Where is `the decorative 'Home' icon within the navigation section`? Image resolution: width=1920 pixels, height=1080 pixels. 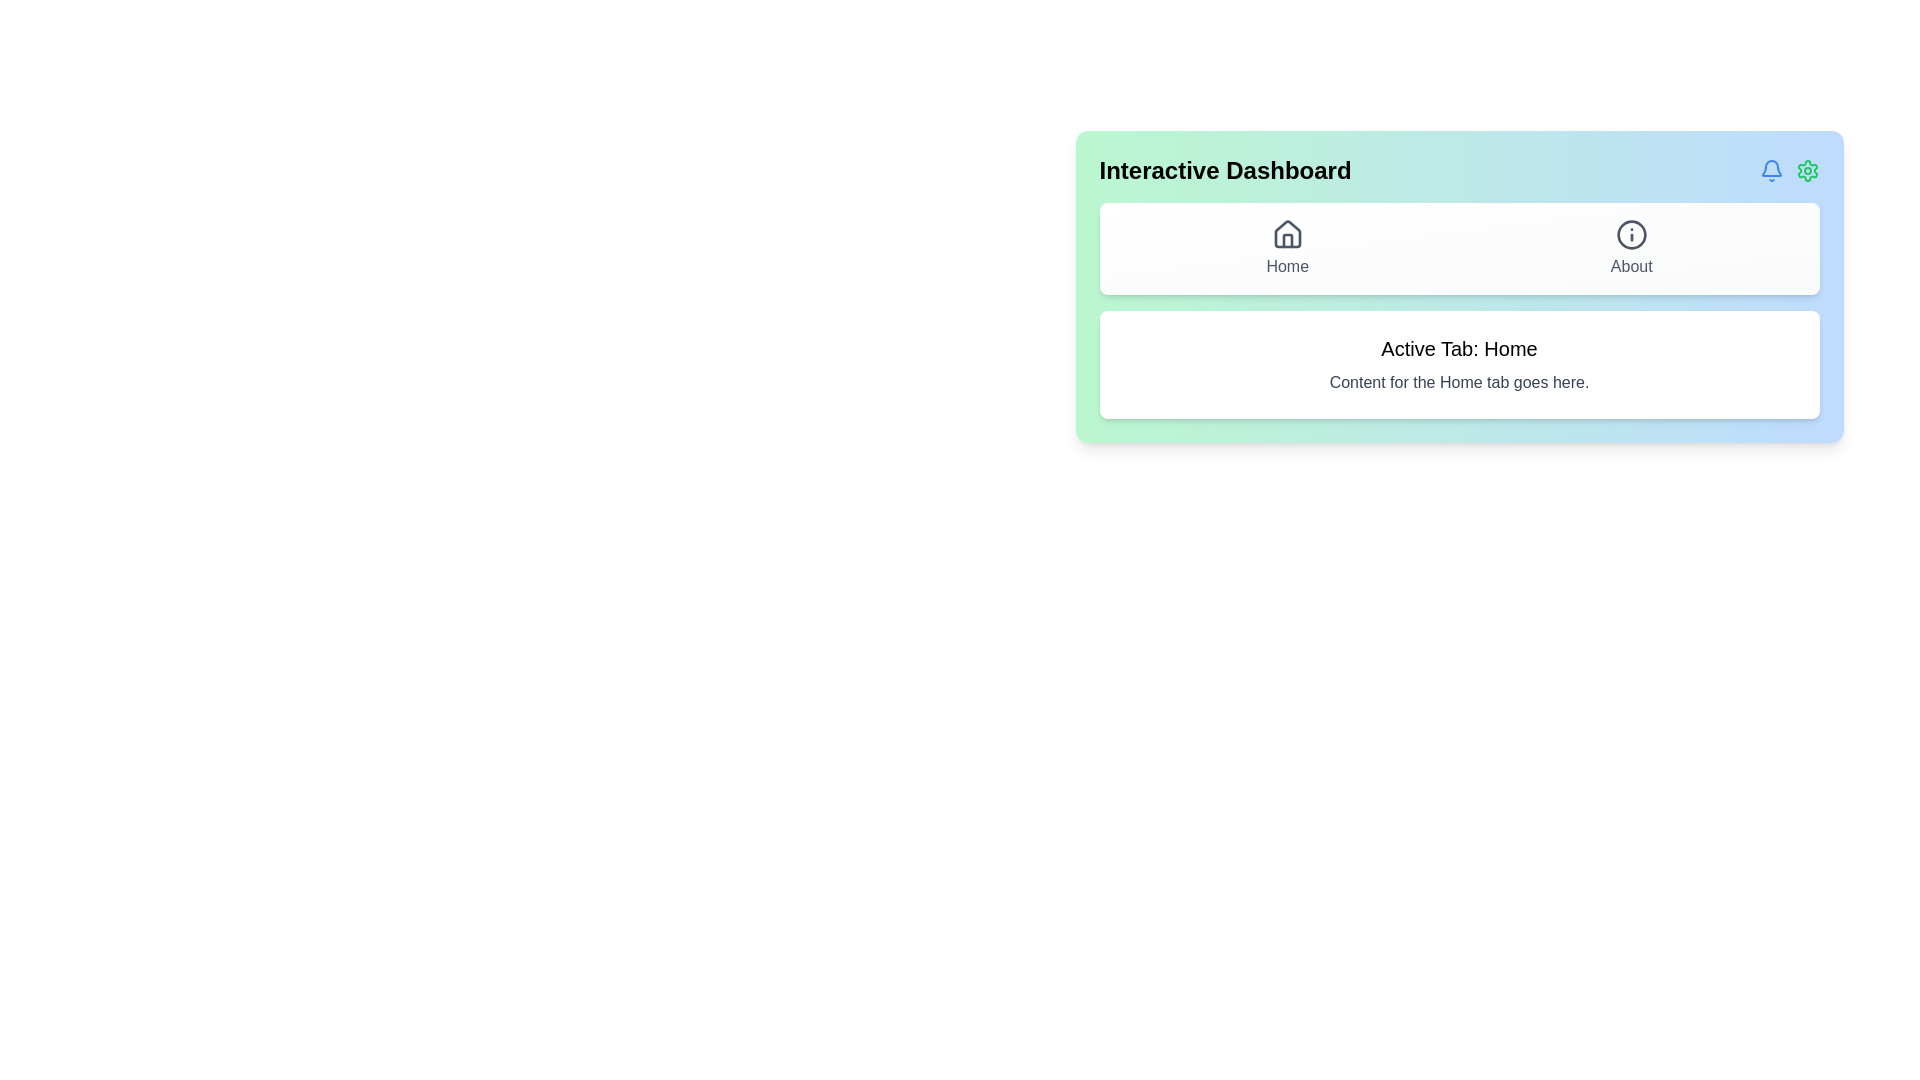
the decorative 'Home' icon within the navigation section is located at coordinates (1287, 234).